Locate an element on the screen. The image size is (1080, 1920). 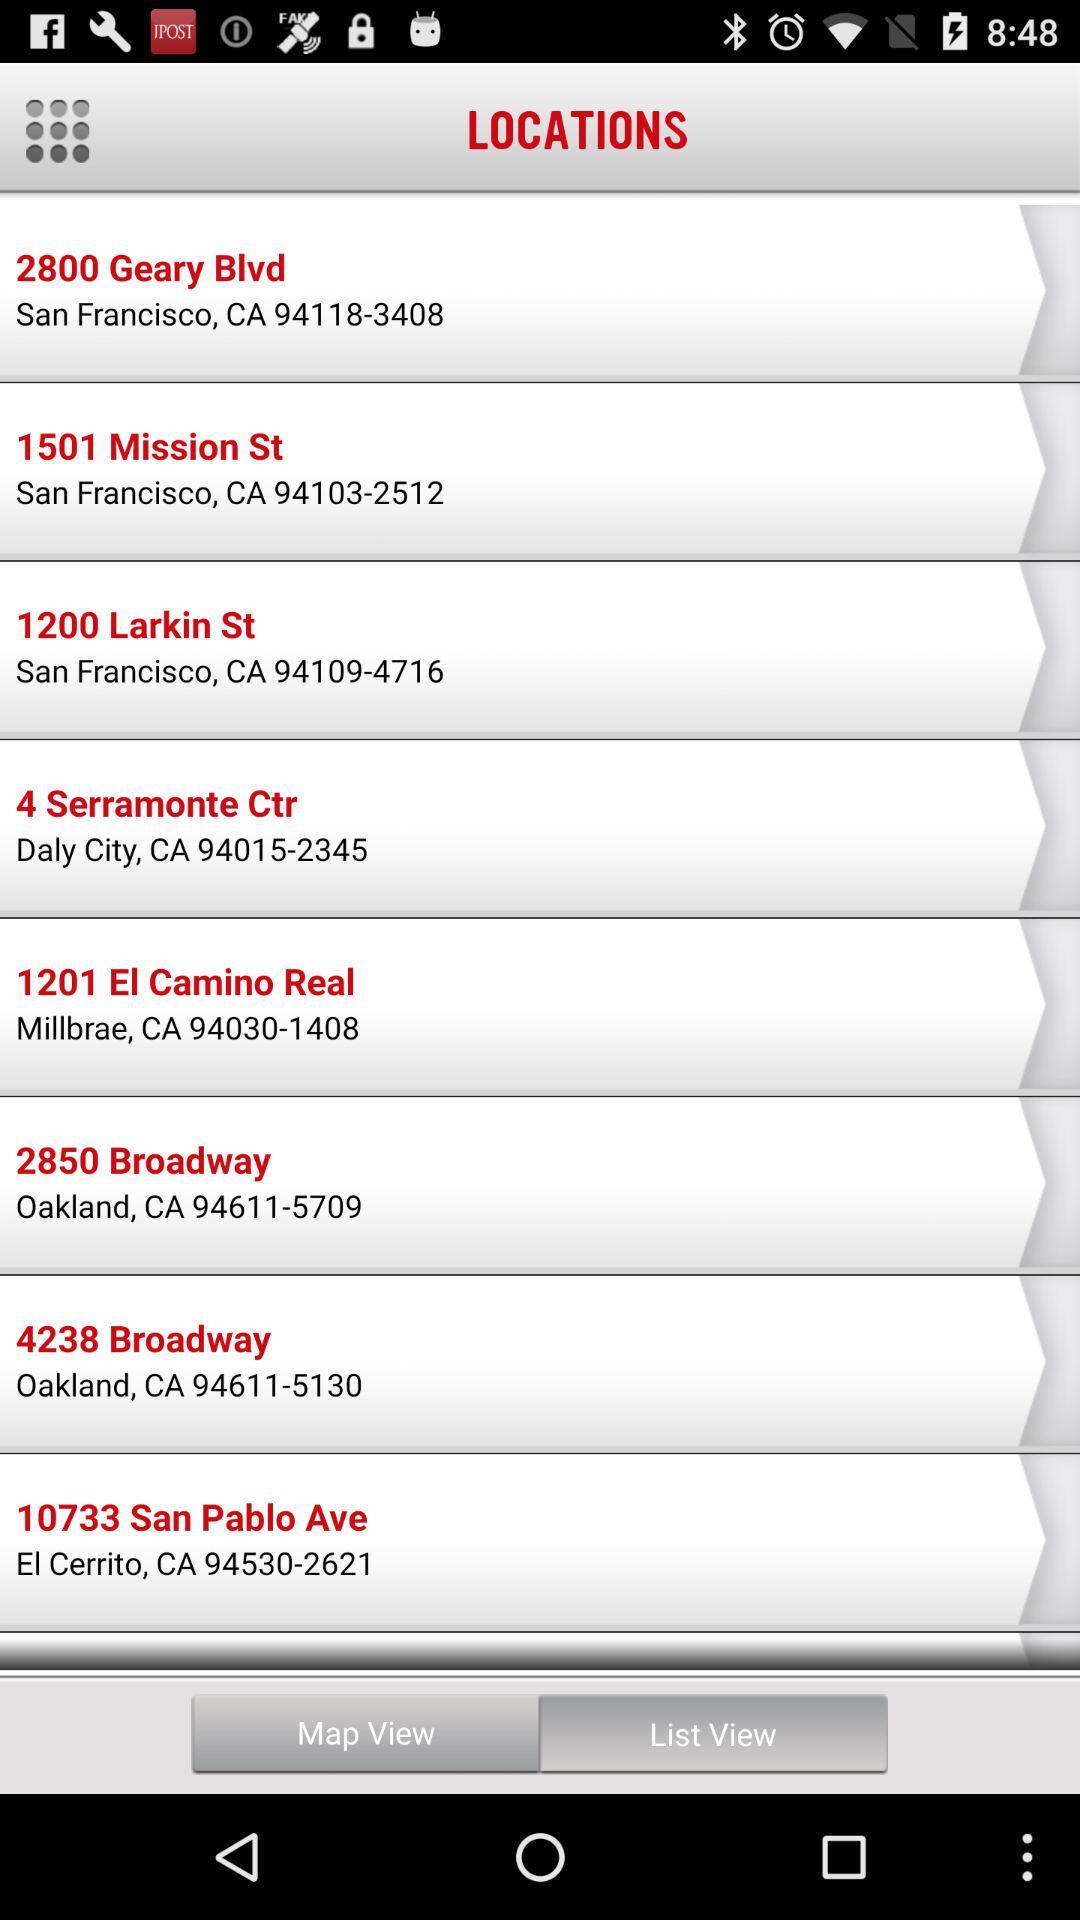
icon above 1201 el camino icon is located at coordinates (192, 848).